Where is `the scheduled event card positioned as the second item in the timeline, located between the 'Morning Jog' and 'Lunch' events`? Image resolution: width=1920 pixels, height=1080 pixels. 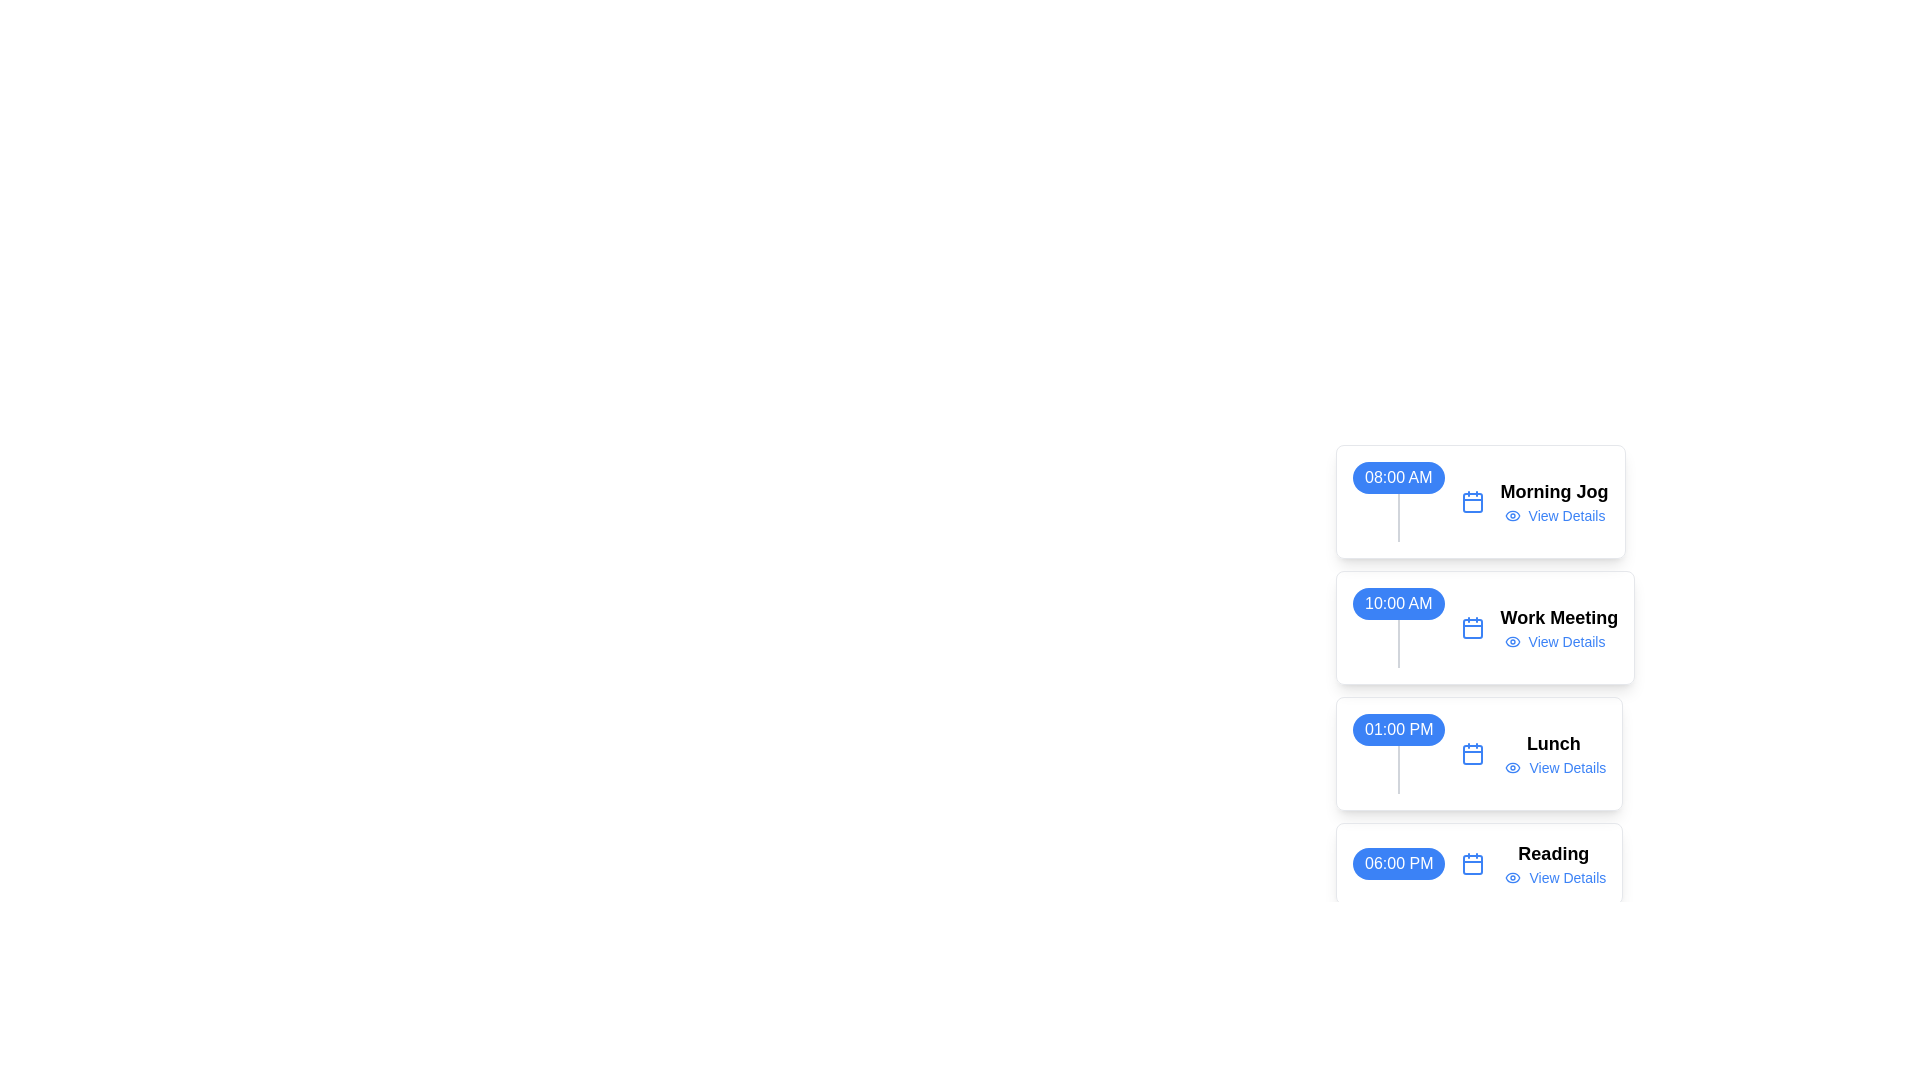 the scheduled event card positioned as the second item in the timeline, located between the 'Morning Jog' and 'Lunch' events is located at coordinates (1485, 627).